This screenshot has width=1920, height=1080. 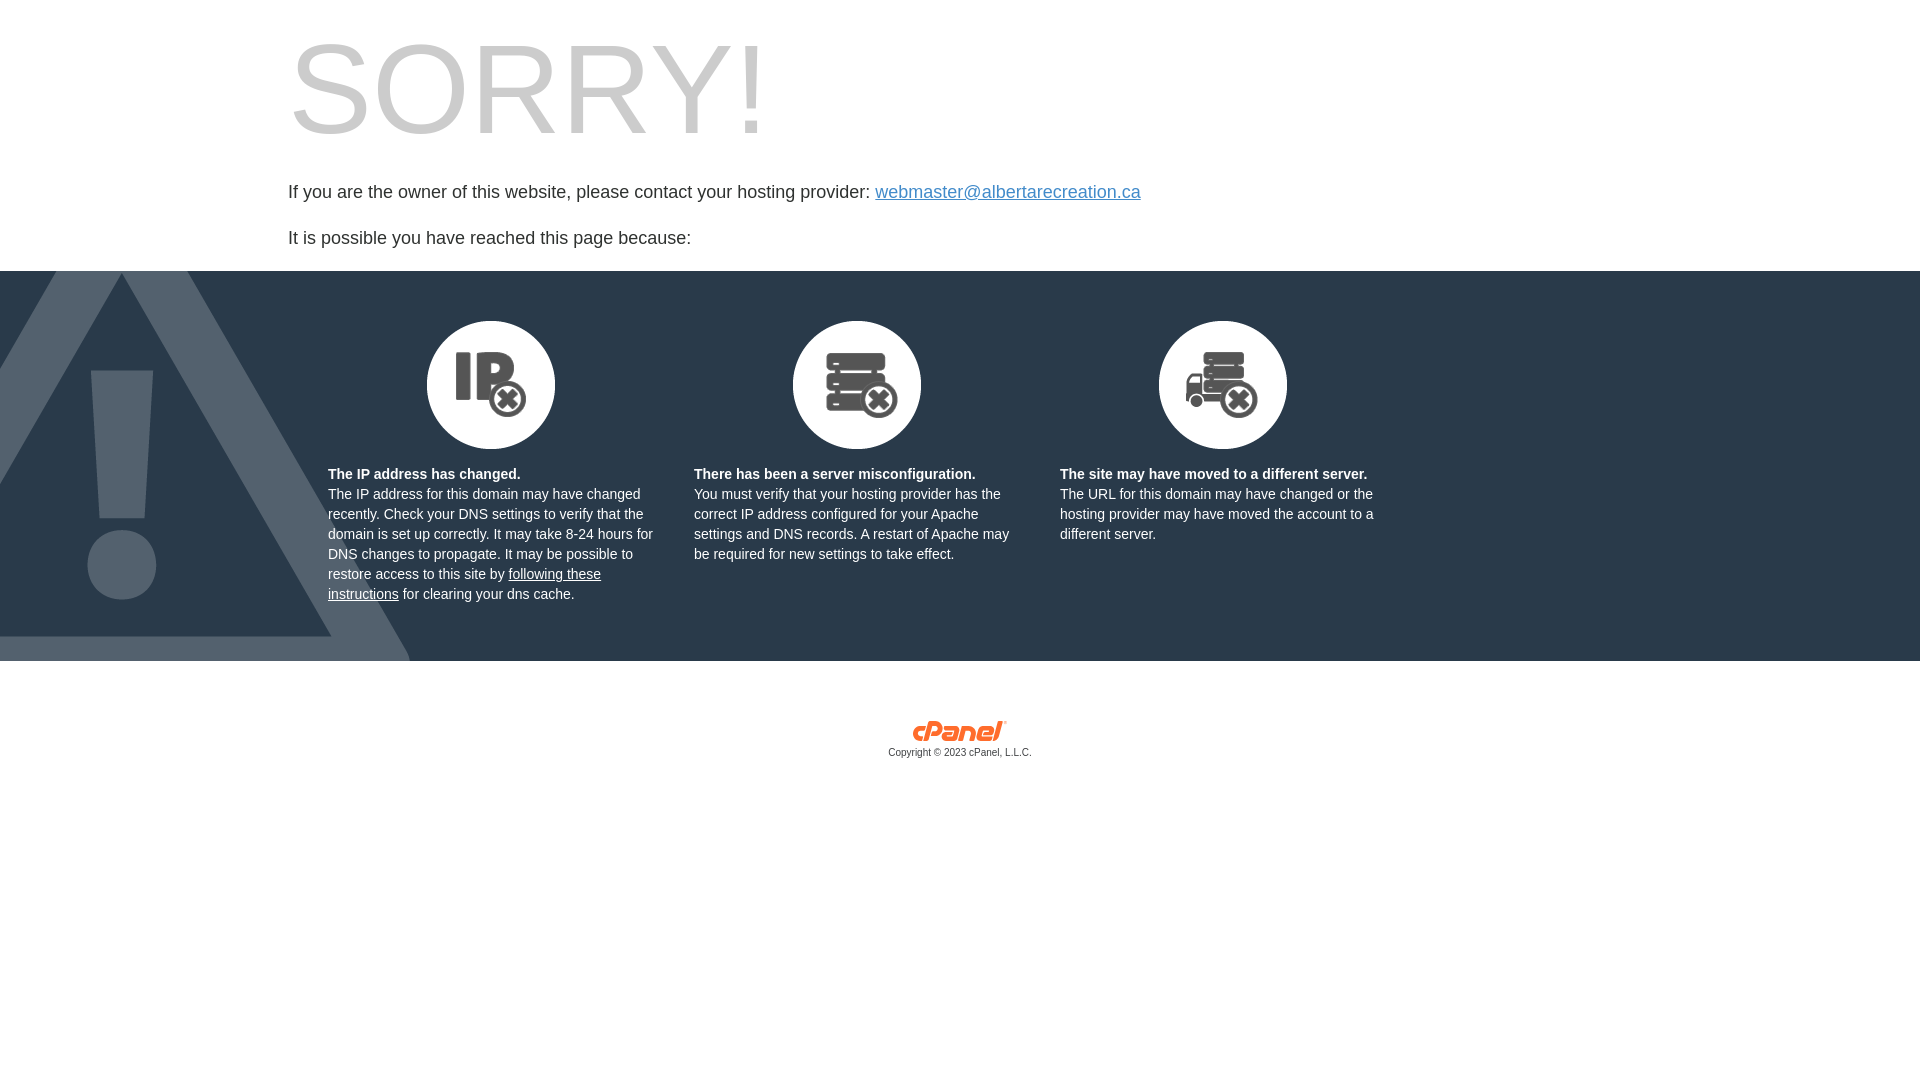 What do you see at coordinates (1007, 192) in the screenshot?
I see `'webmaster@albertarecreation.ca'` at bounding box center [1007, 192].